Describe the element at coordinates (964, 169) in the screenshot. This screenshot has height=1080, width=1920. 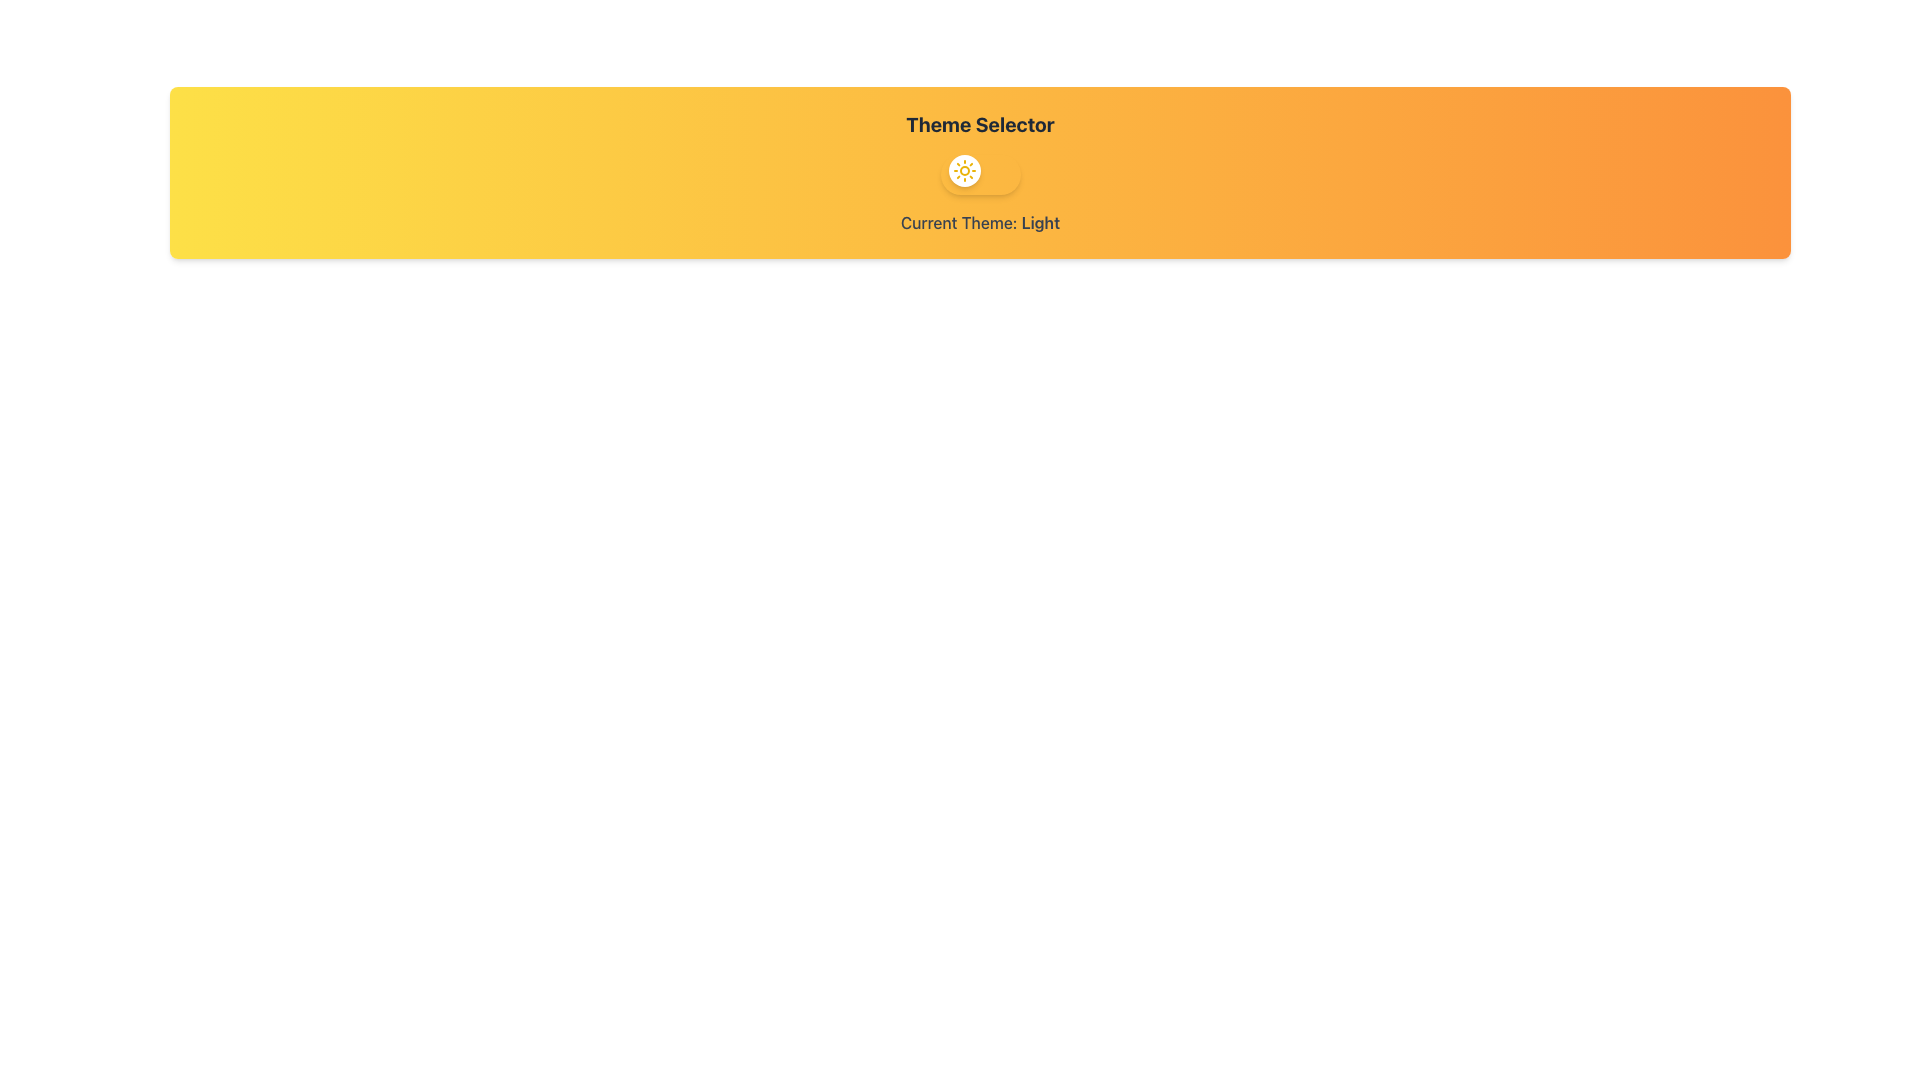
I see `the circular button toggle handler located near the left side of the toggle switch` at that location.